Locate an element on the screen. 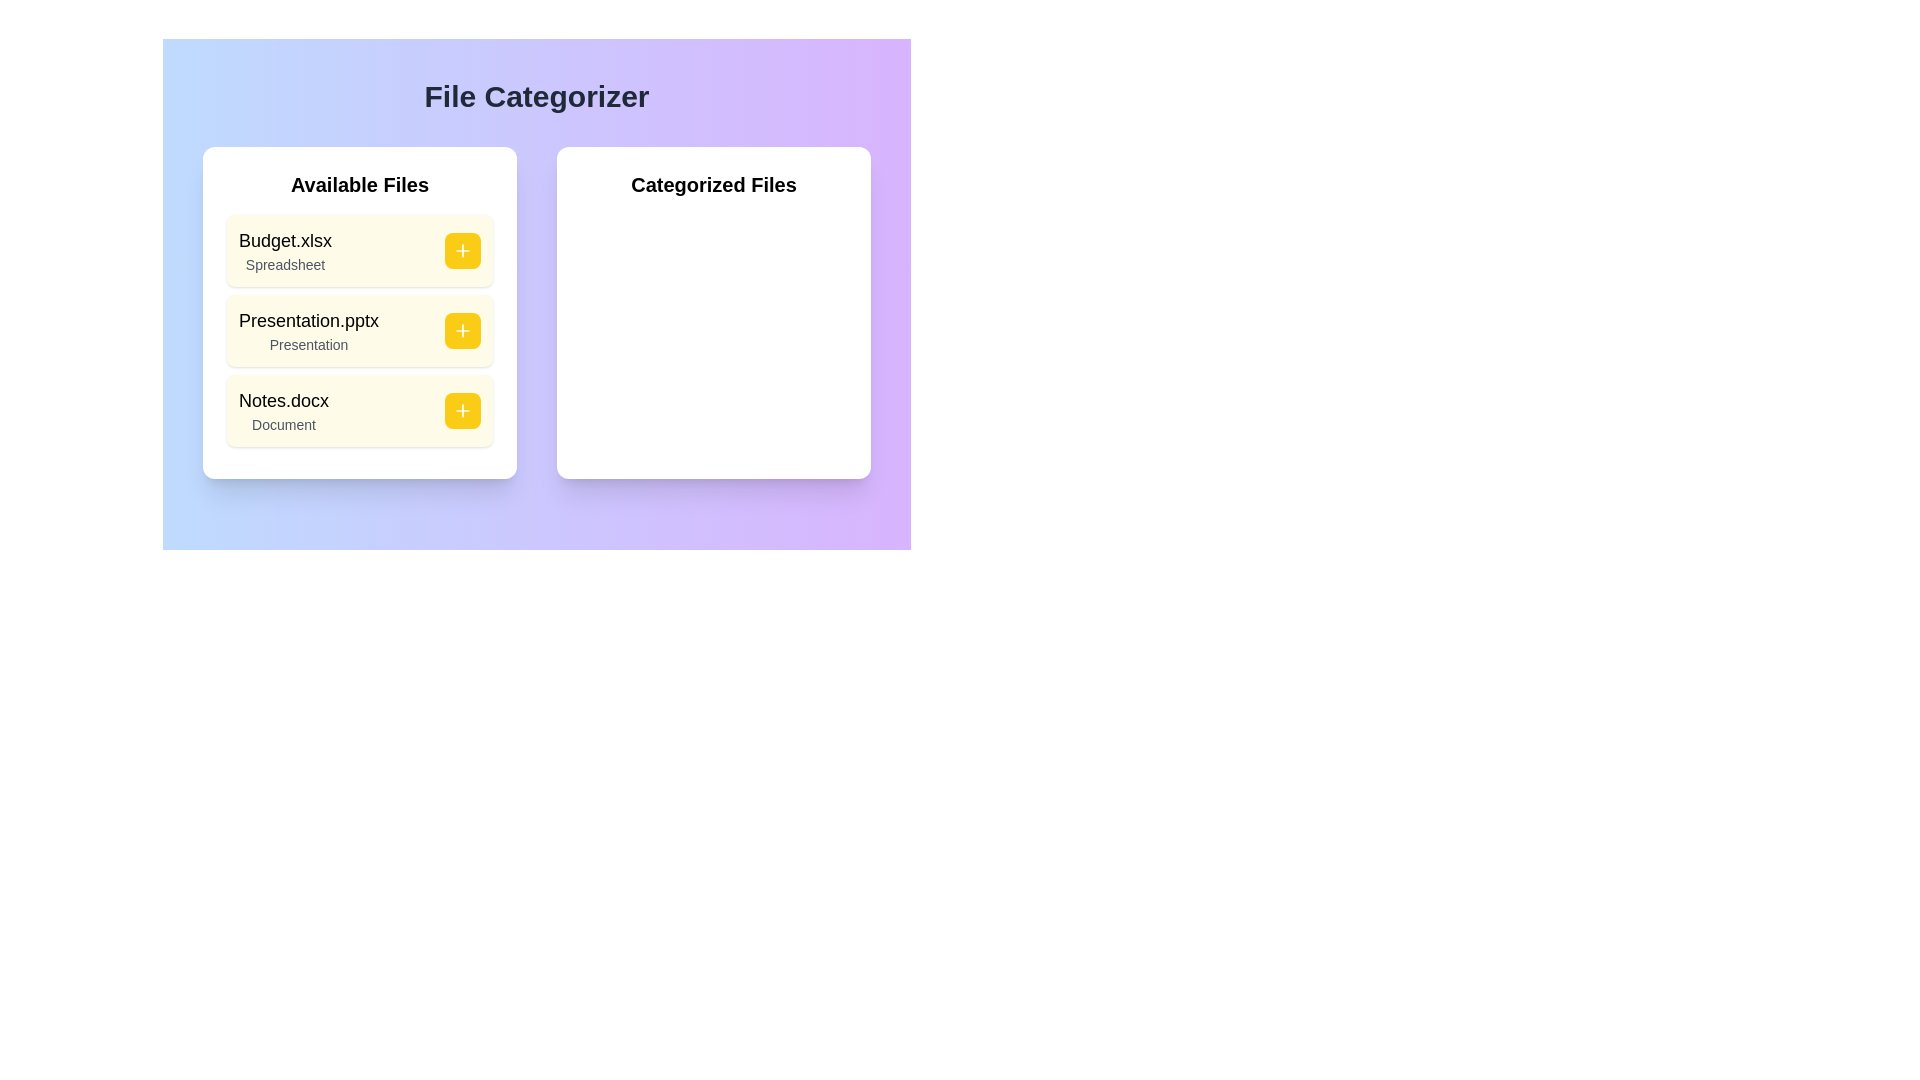  the heading text 'File Categorizer', which is prominently displayed at the top-center of the interface in a bold, large gray font is located at coordinates (537, 96).